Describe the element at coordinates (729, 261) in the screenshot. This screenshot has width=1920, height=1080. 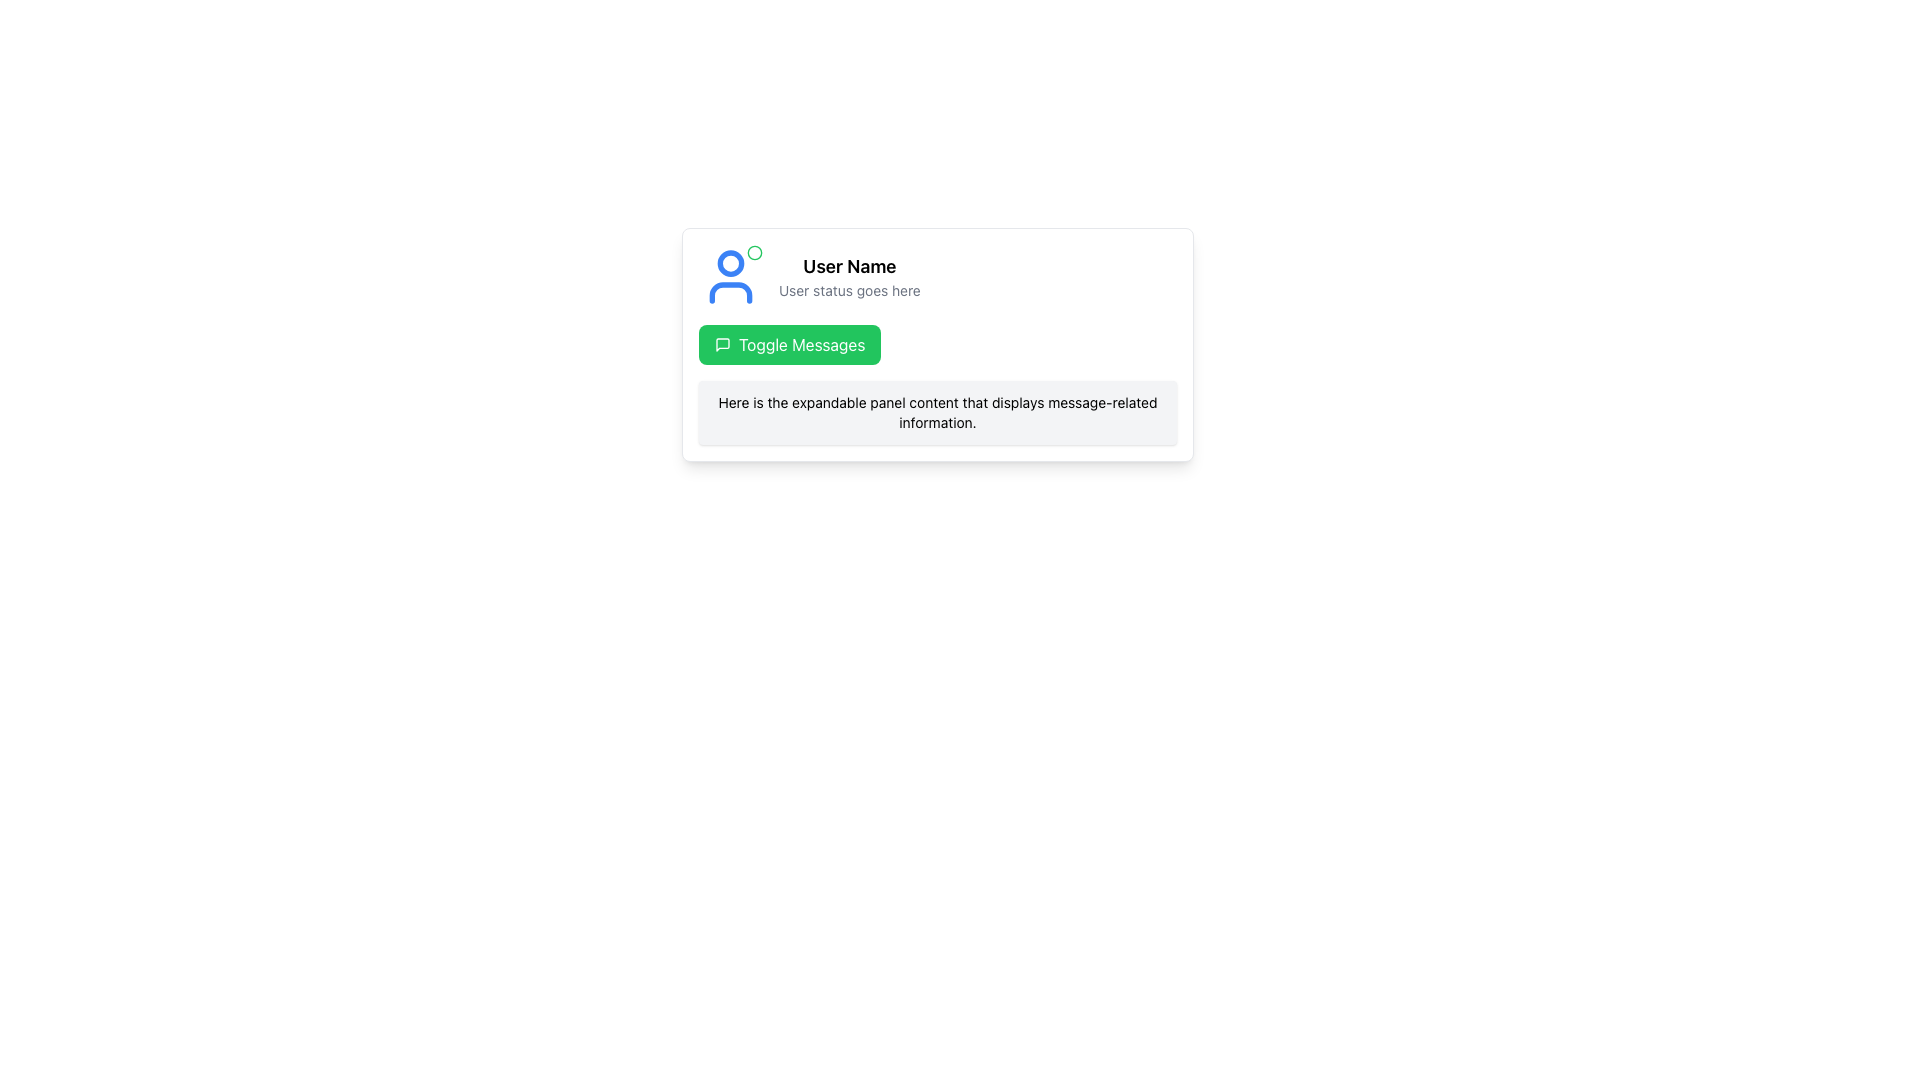
I see `the smaller circle at the center-top of the user icon, which serves as a graphical indicator for user status` at that location.